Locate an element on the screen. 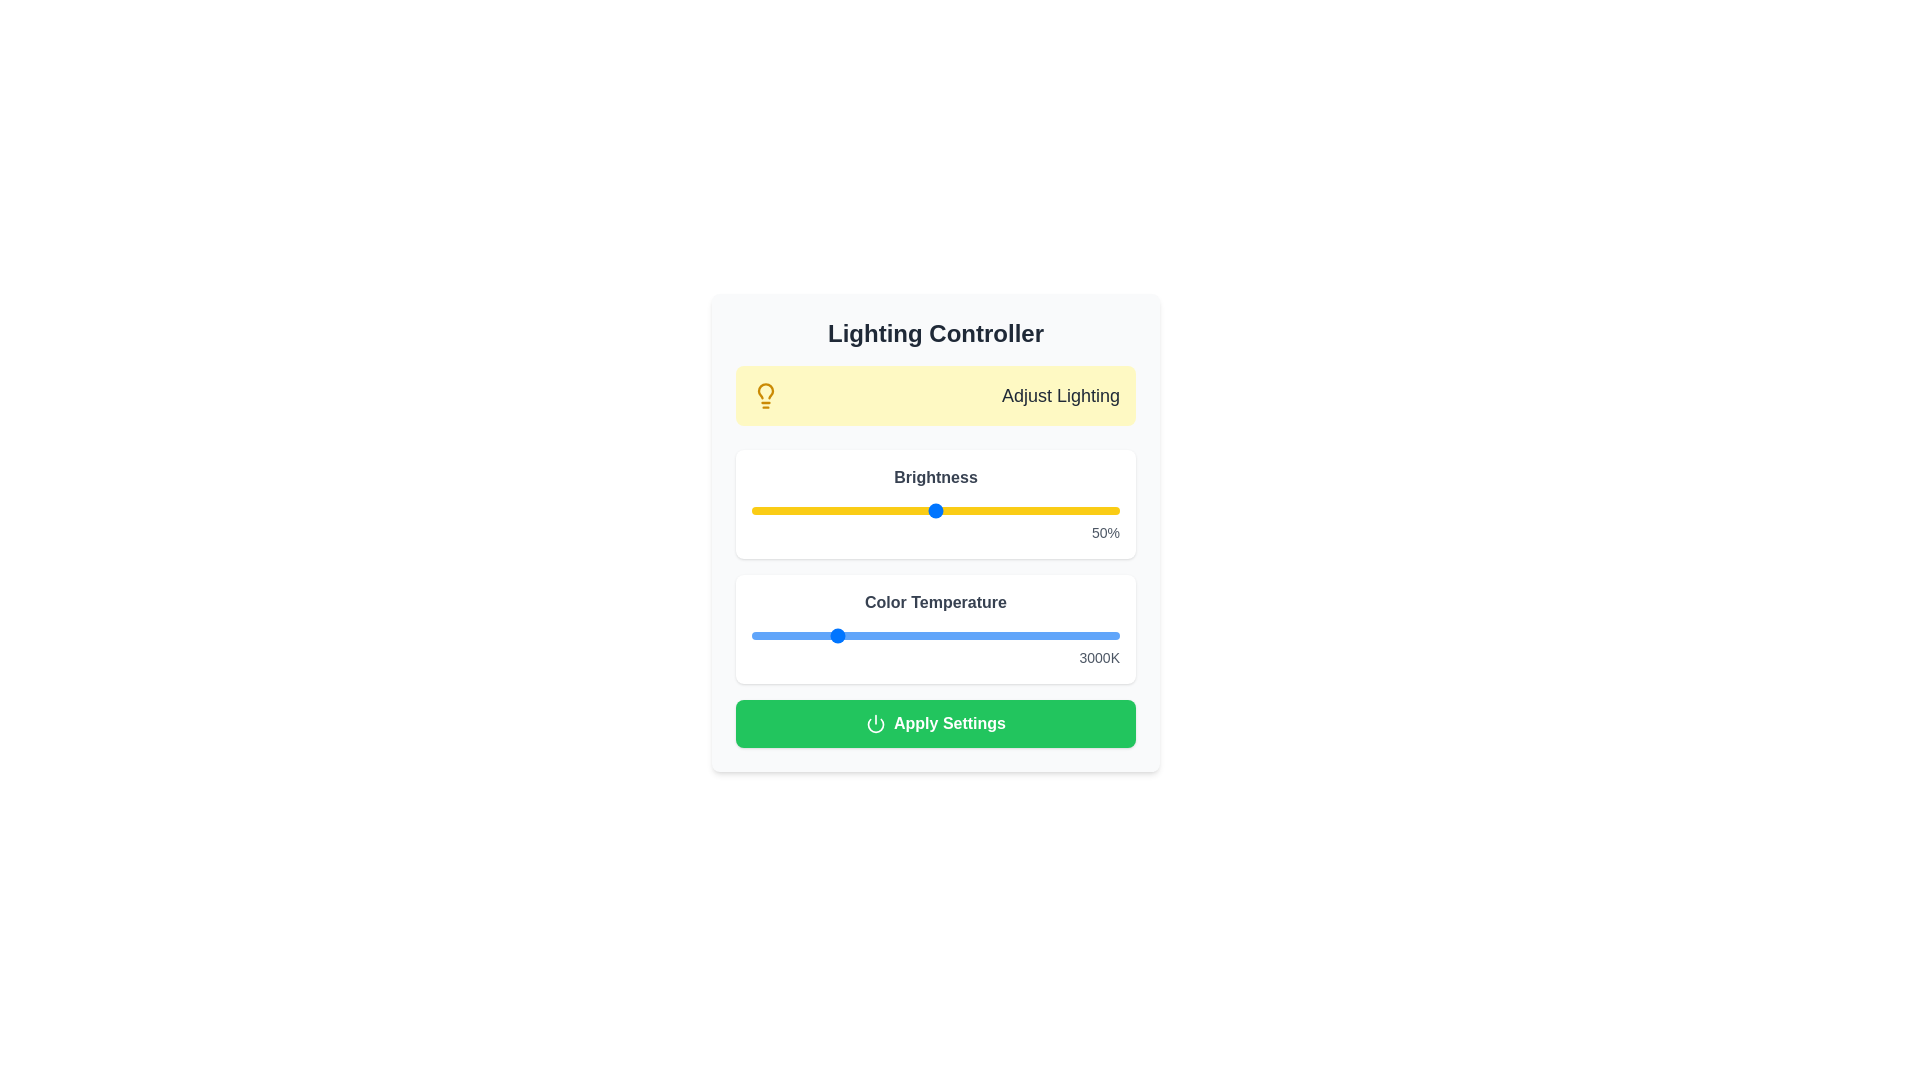 The width and height of the screenshot is (1920, 1080). the brightness slider to set the brightness level to 36 is located at coordinates (883, 509).